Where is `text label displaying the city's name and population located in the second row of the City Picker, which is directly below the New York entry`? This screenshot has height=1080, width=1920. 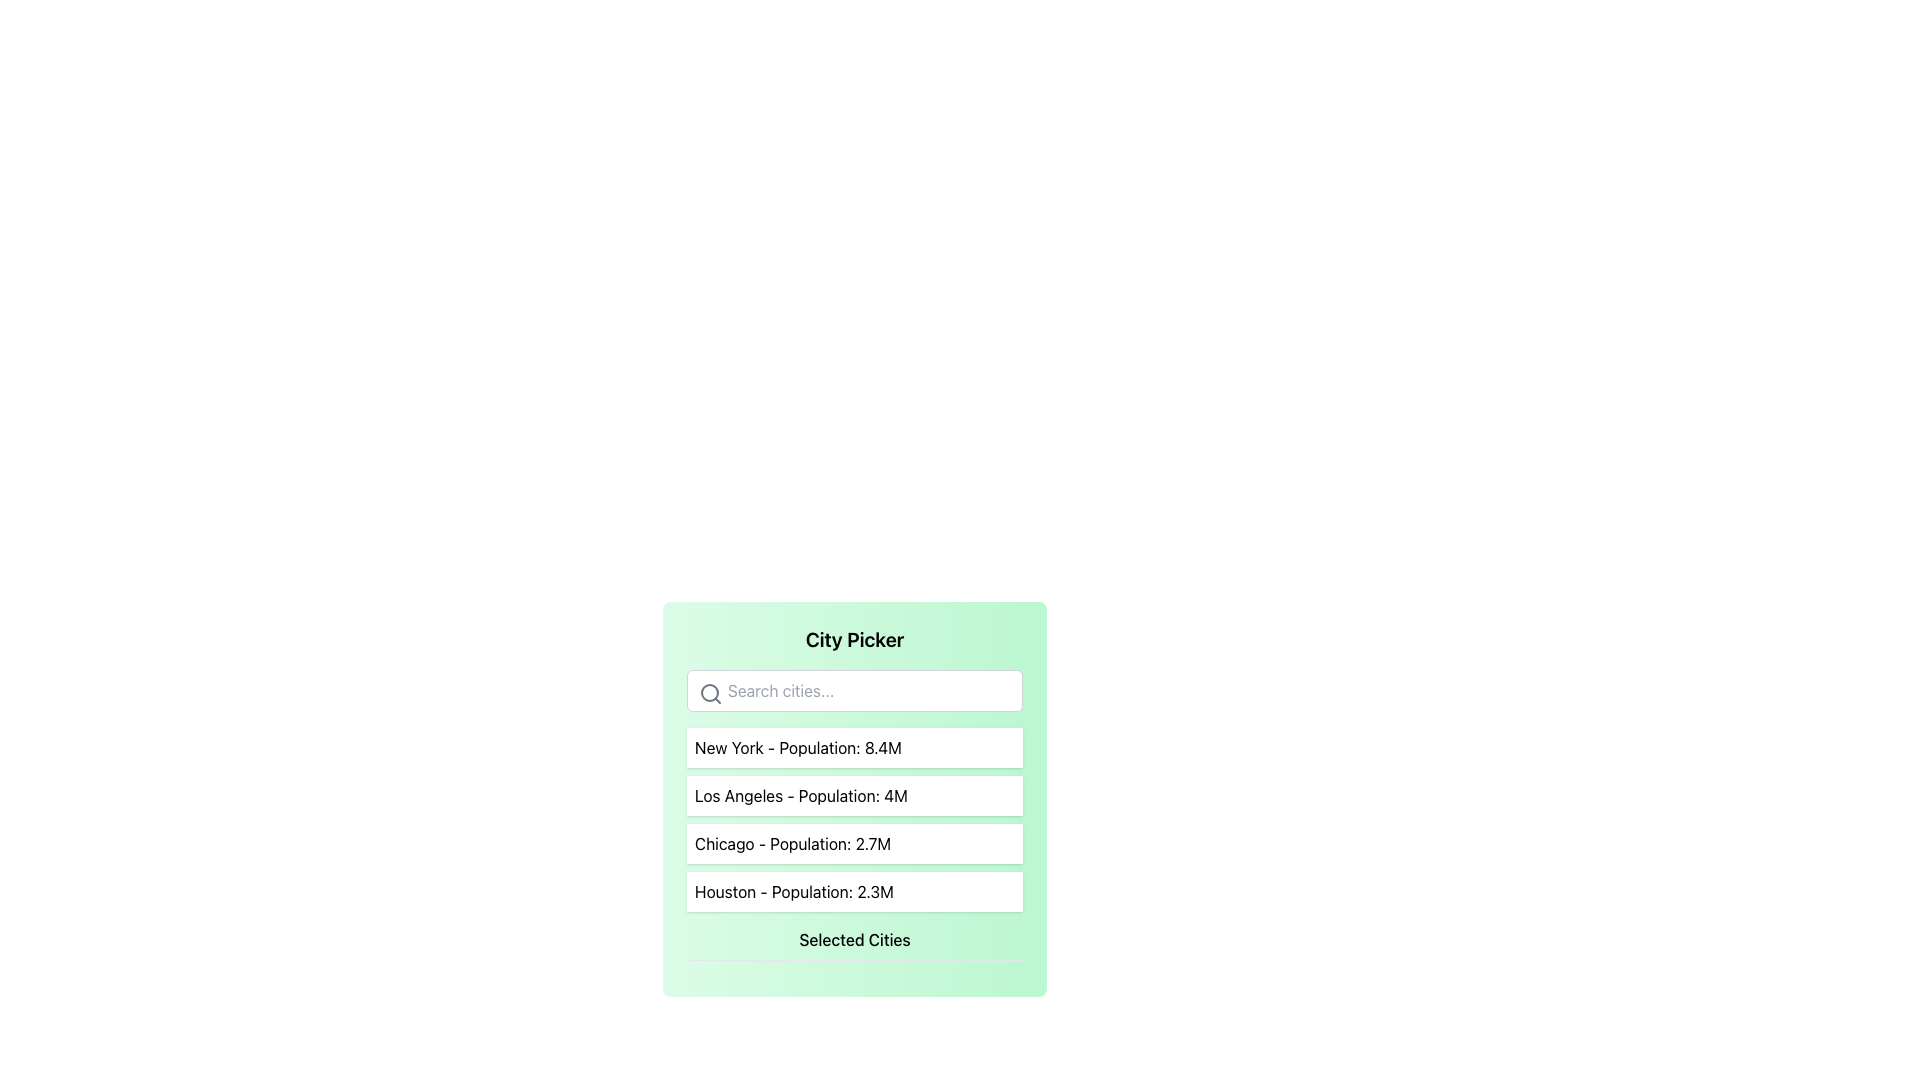 text label displaying the city's name and population located in the second row of the City Picker, which is directly below the New York entry is located at coordinates (801, 794).